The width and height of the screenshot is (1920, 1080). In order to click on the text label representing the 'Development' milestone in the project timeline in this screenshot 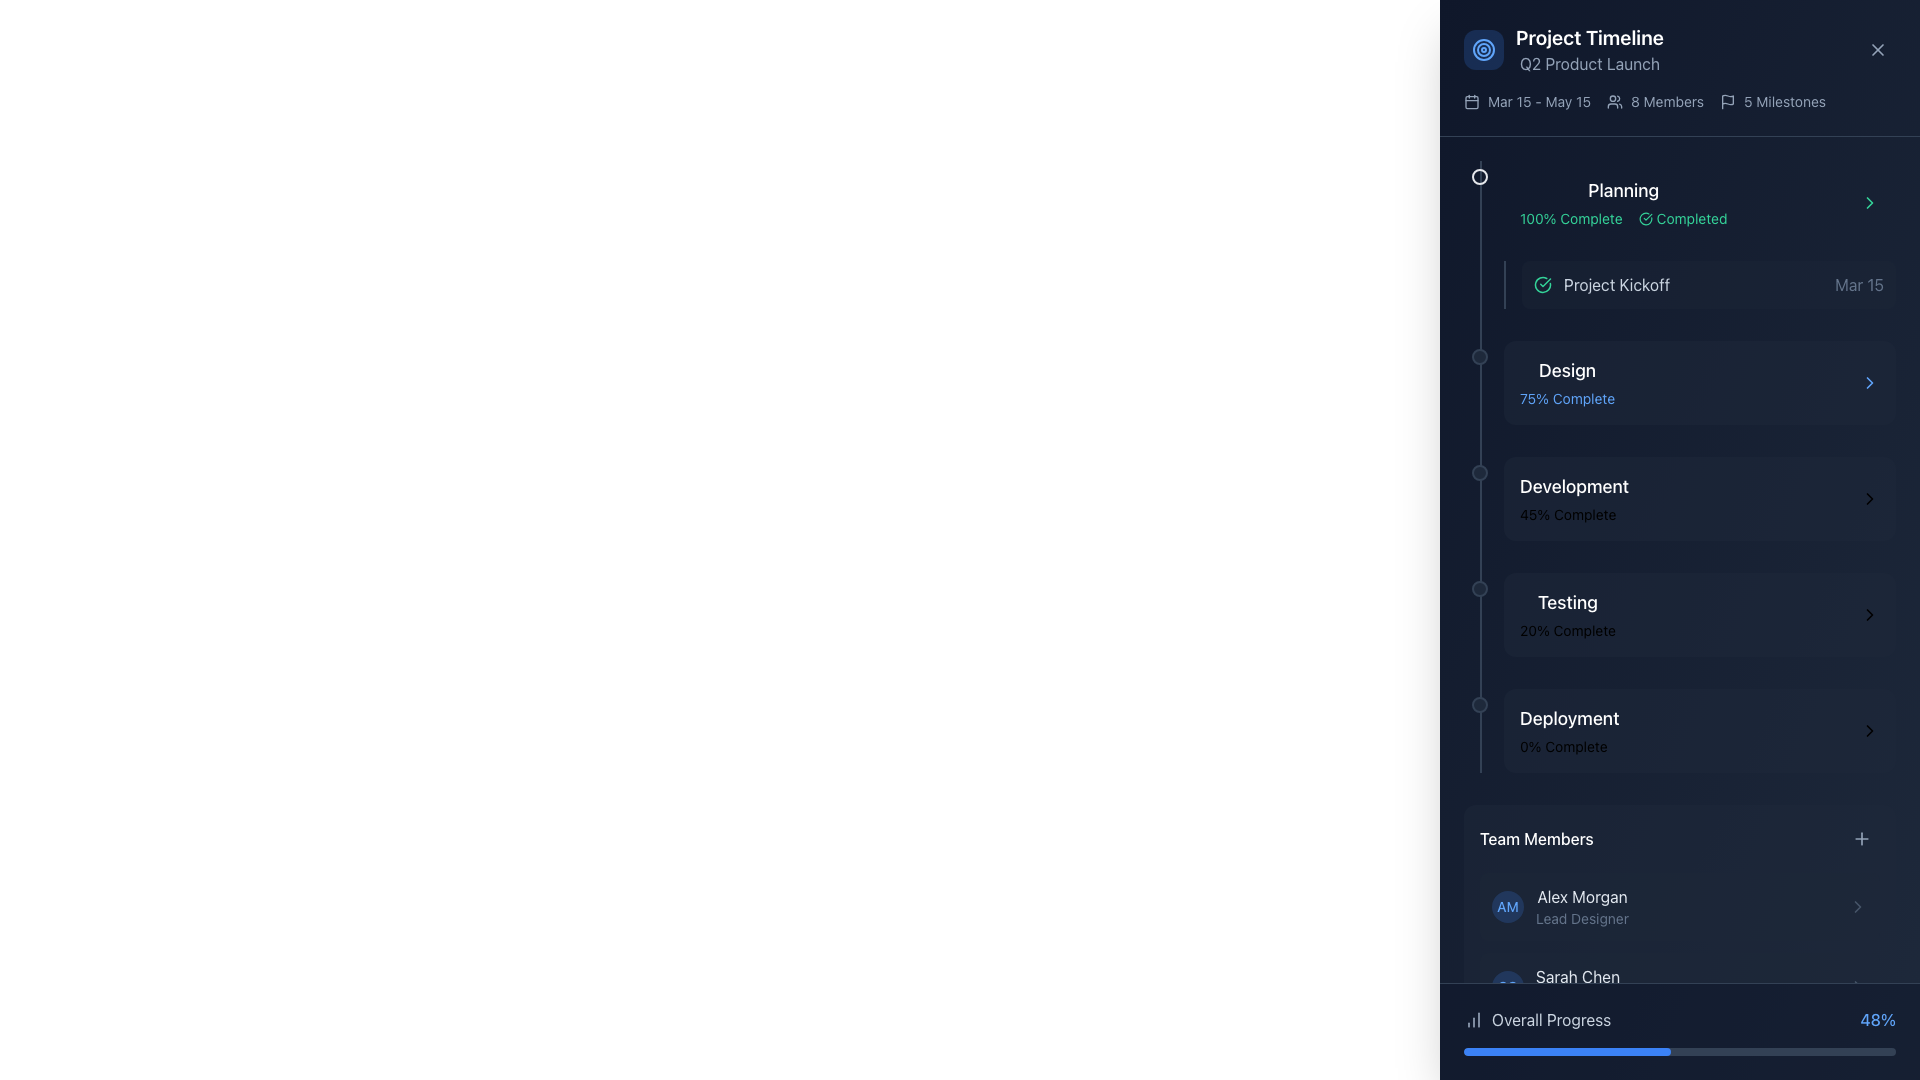, I will do `click(1573, 486)`.